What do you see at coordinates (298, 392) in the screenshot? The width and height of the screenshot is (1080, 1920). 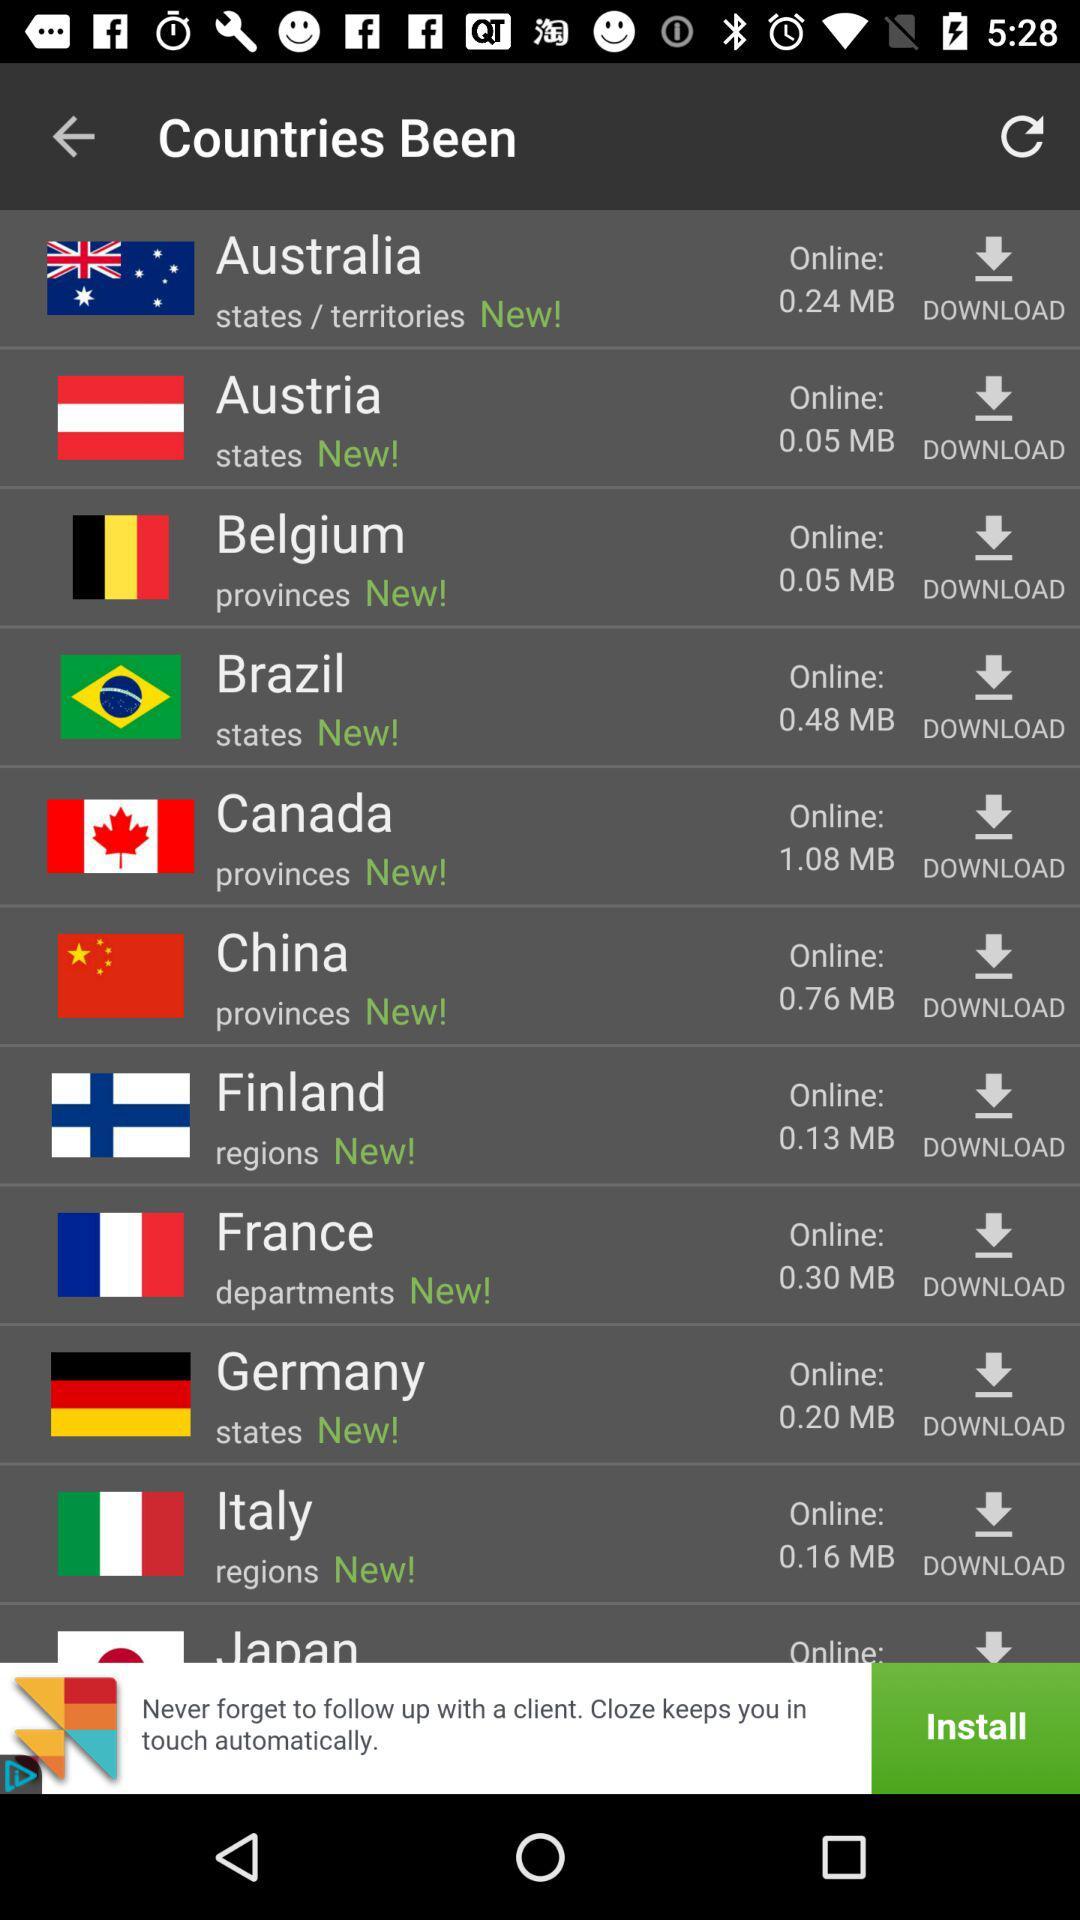 I see `the austria` at bounding box center [298, 392].